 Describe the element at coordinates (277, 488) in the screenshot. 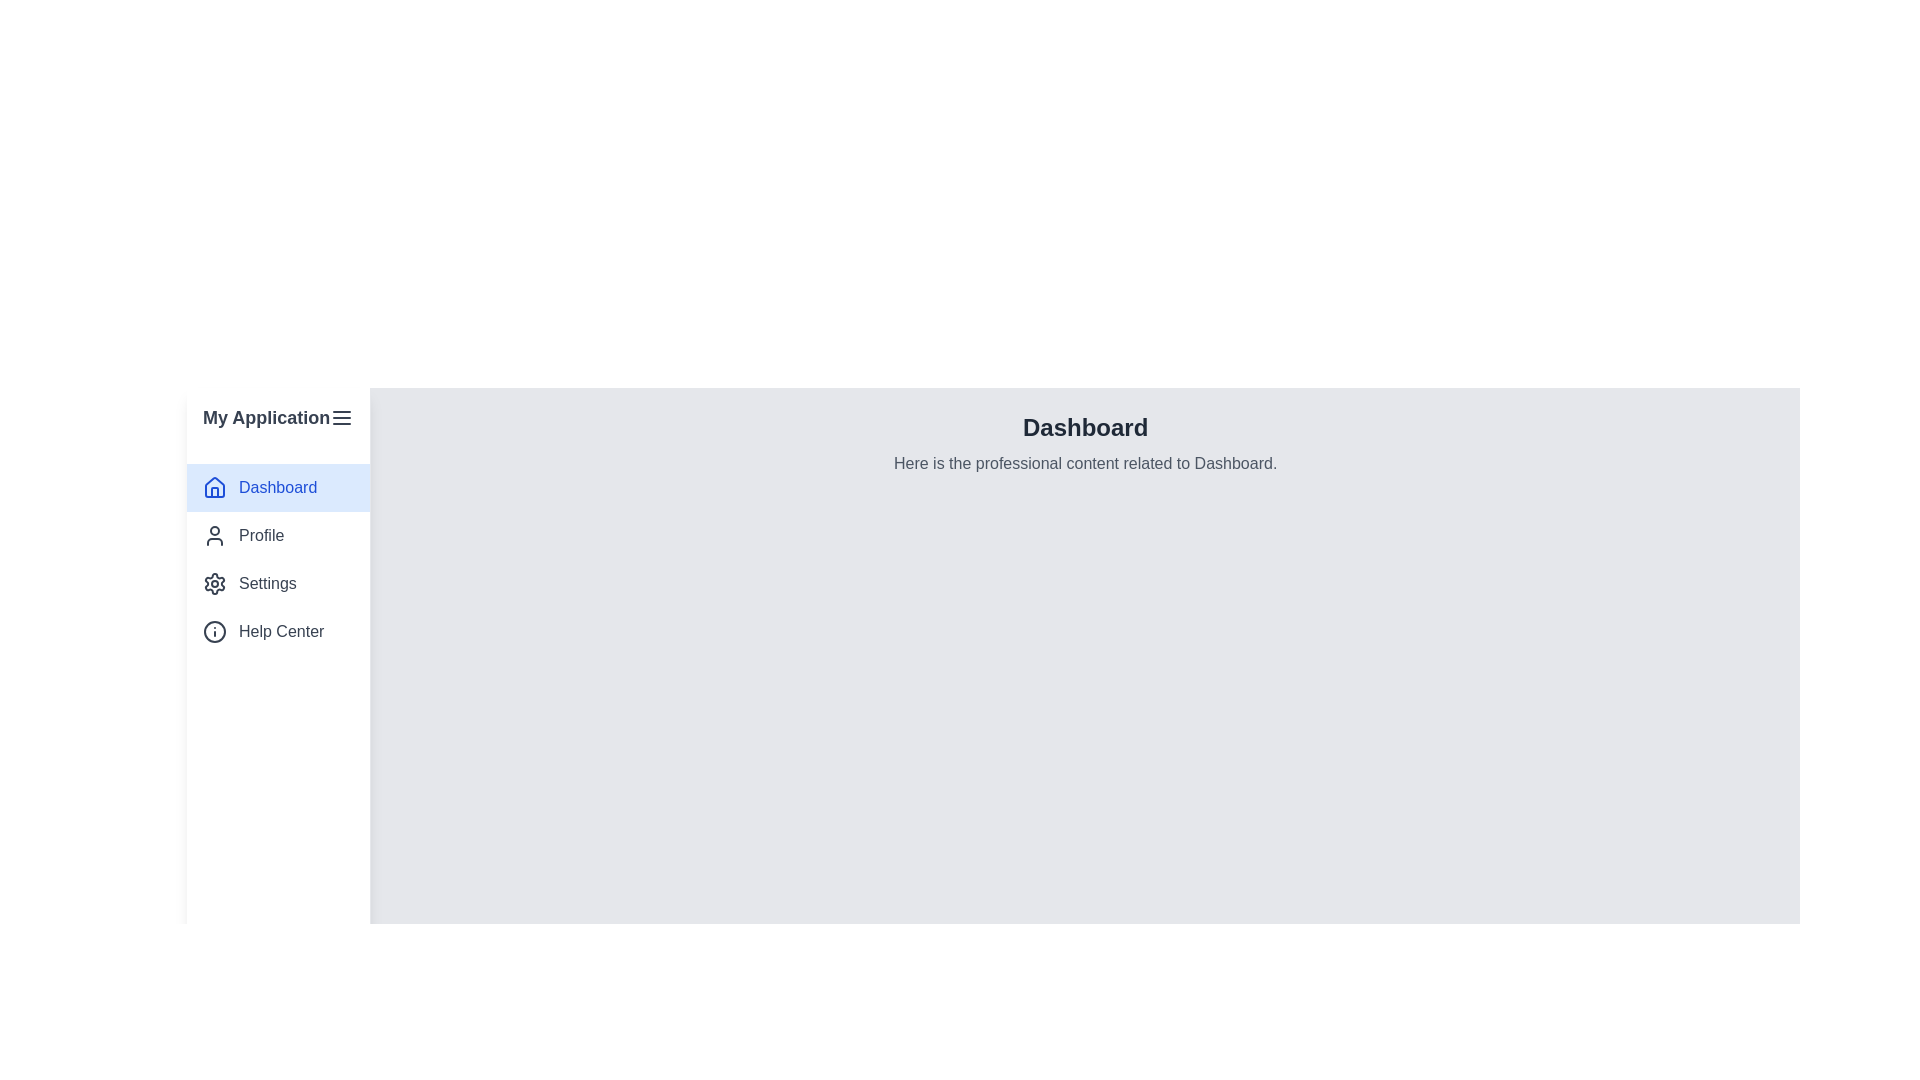

I see `the topmost list item in the vertical menu with a blue background and text, labeled 'Dashboard', which serves as a navigation hyperlink` at that location.